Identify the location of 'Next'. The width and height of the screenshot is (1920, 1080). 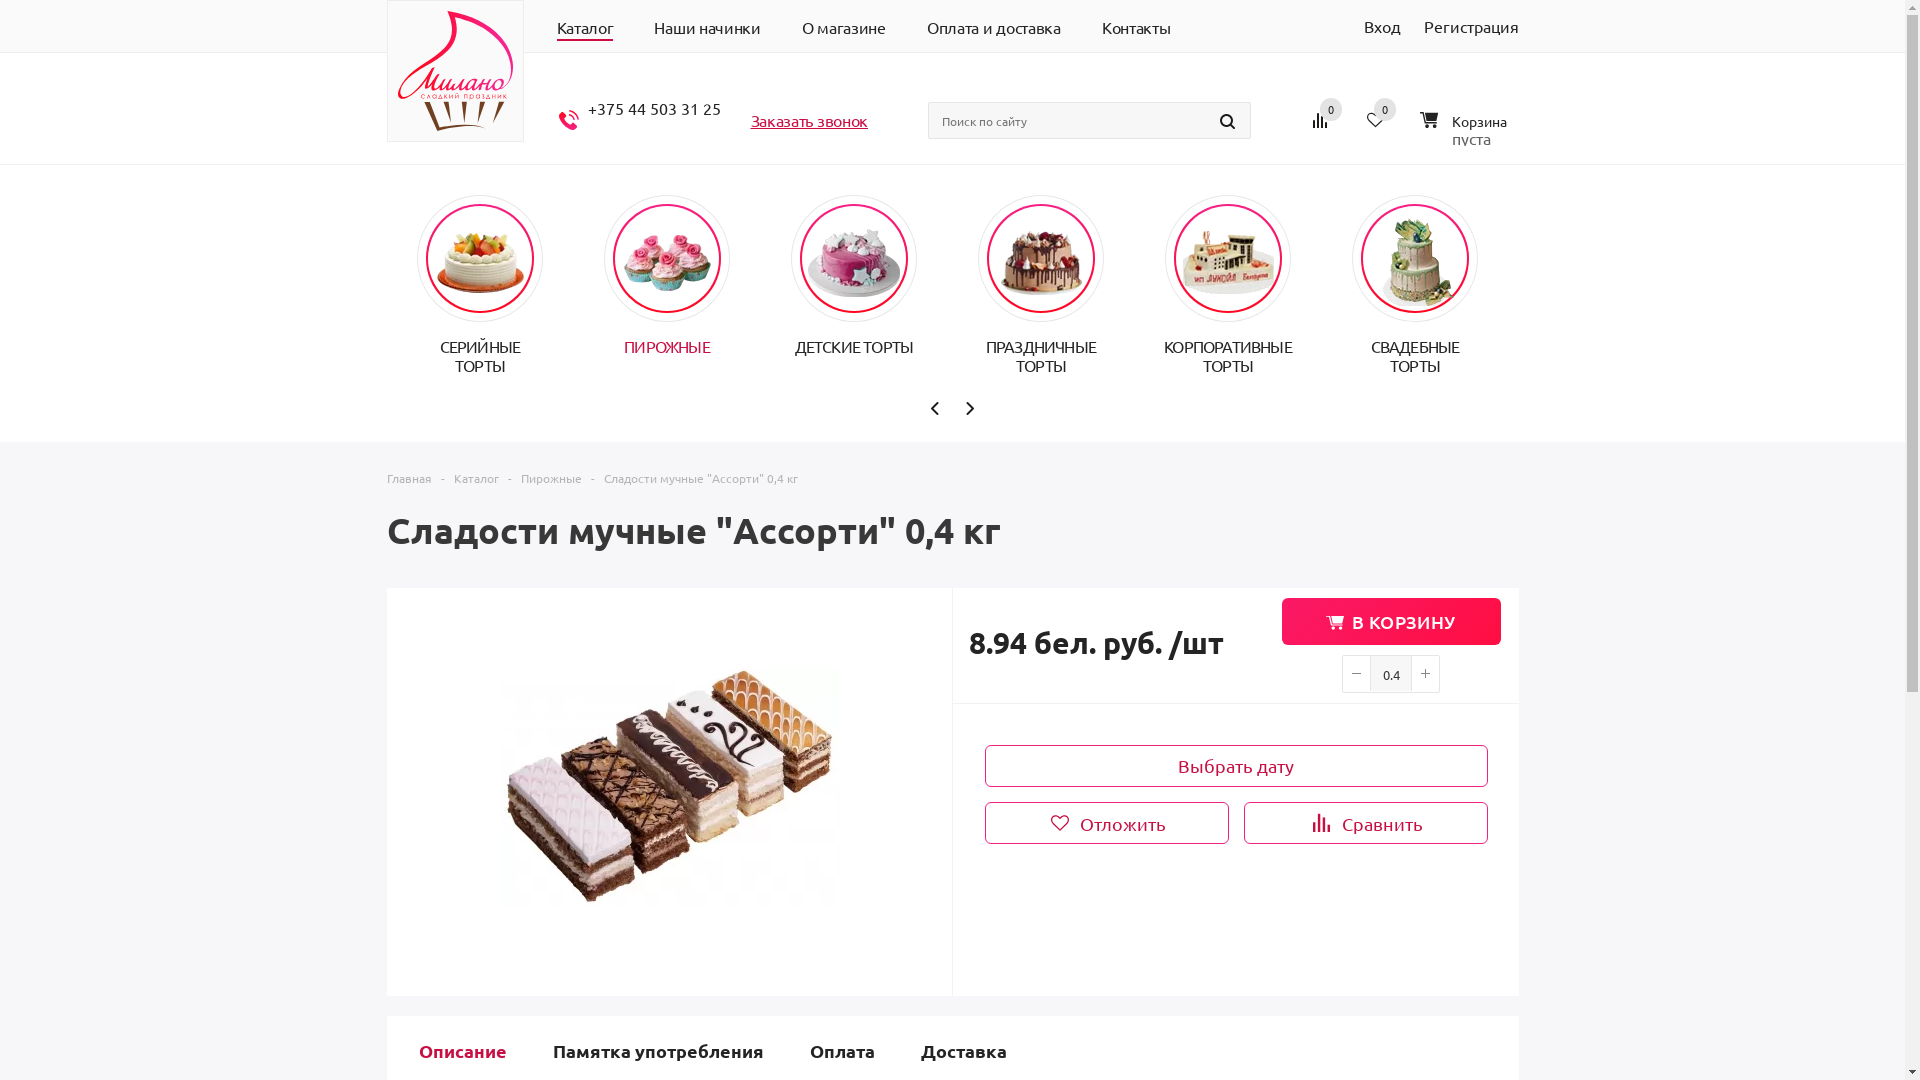
(969, 407).